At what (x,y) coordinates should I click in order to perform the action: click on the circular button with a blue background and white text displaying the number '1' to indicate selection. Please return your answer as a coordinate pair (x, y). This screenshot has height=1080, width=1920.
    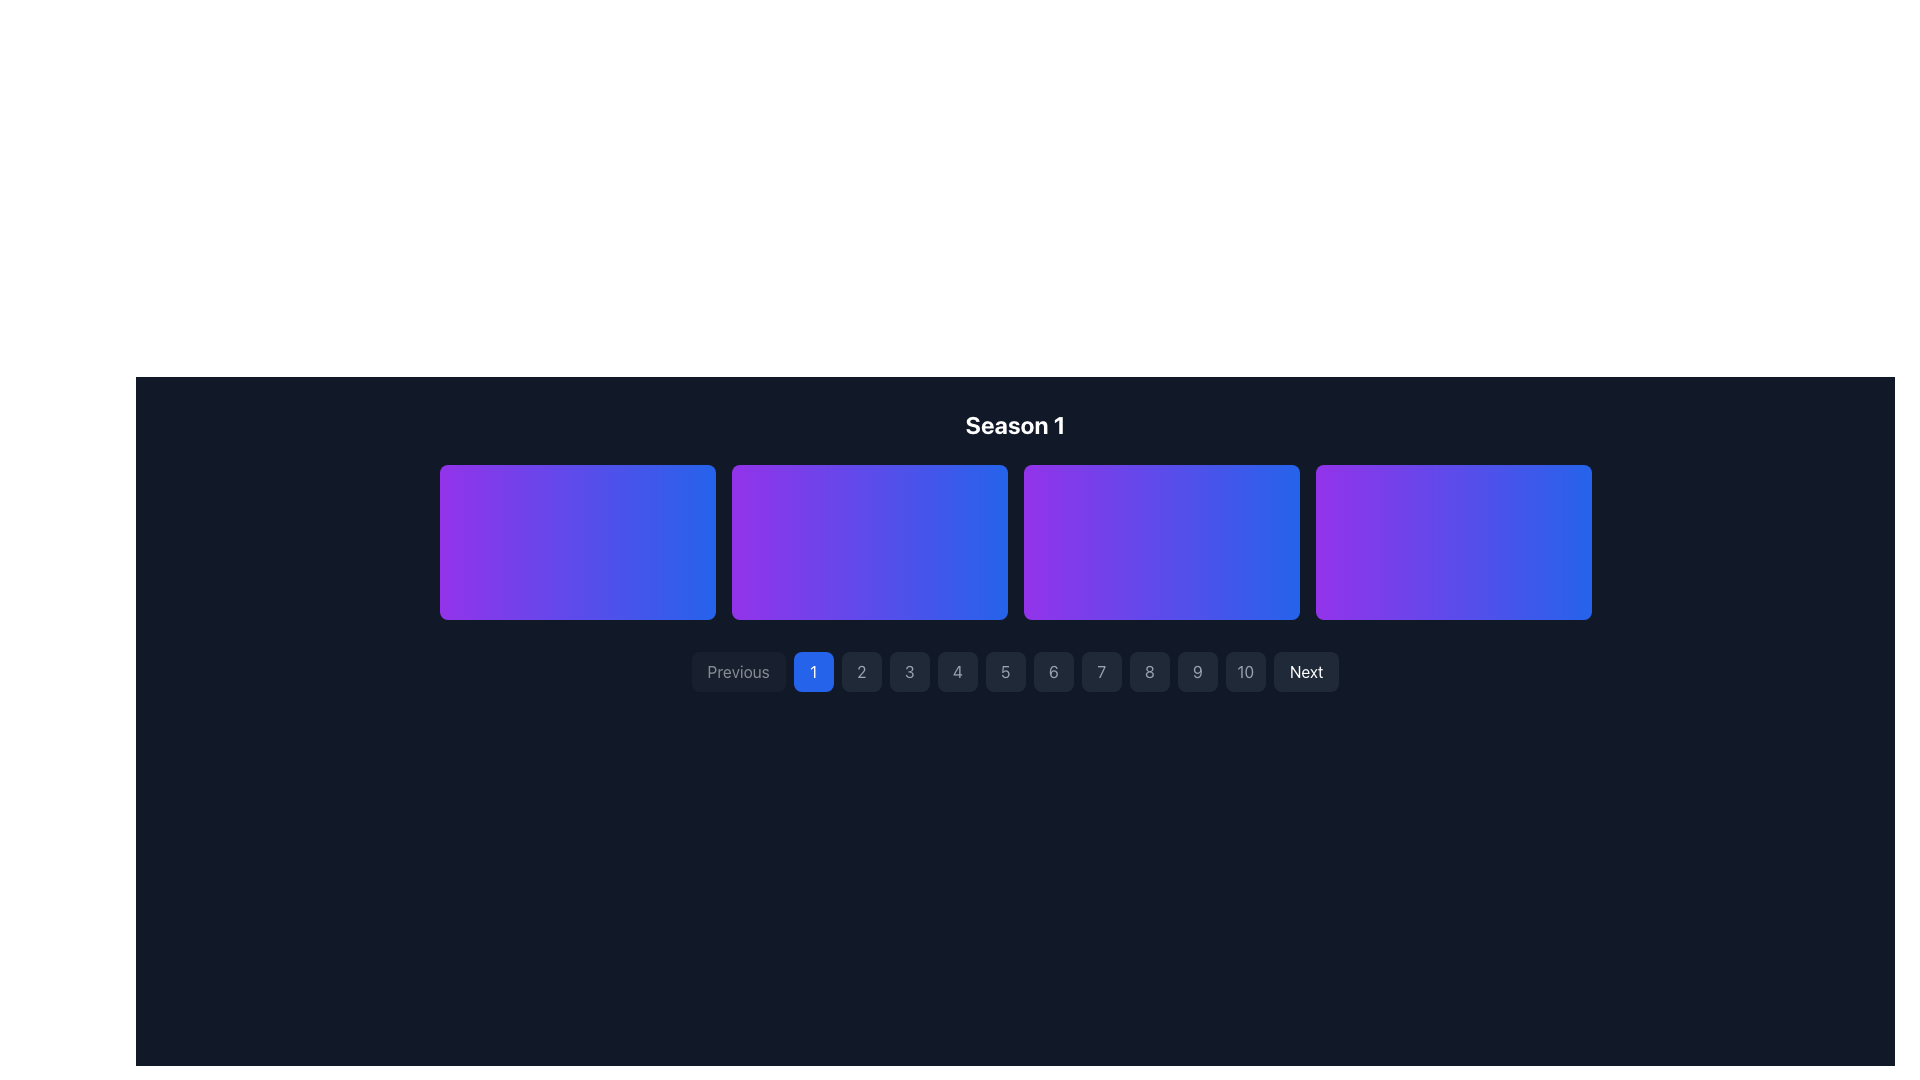
    Looking at the image, I should click on (813, 672).